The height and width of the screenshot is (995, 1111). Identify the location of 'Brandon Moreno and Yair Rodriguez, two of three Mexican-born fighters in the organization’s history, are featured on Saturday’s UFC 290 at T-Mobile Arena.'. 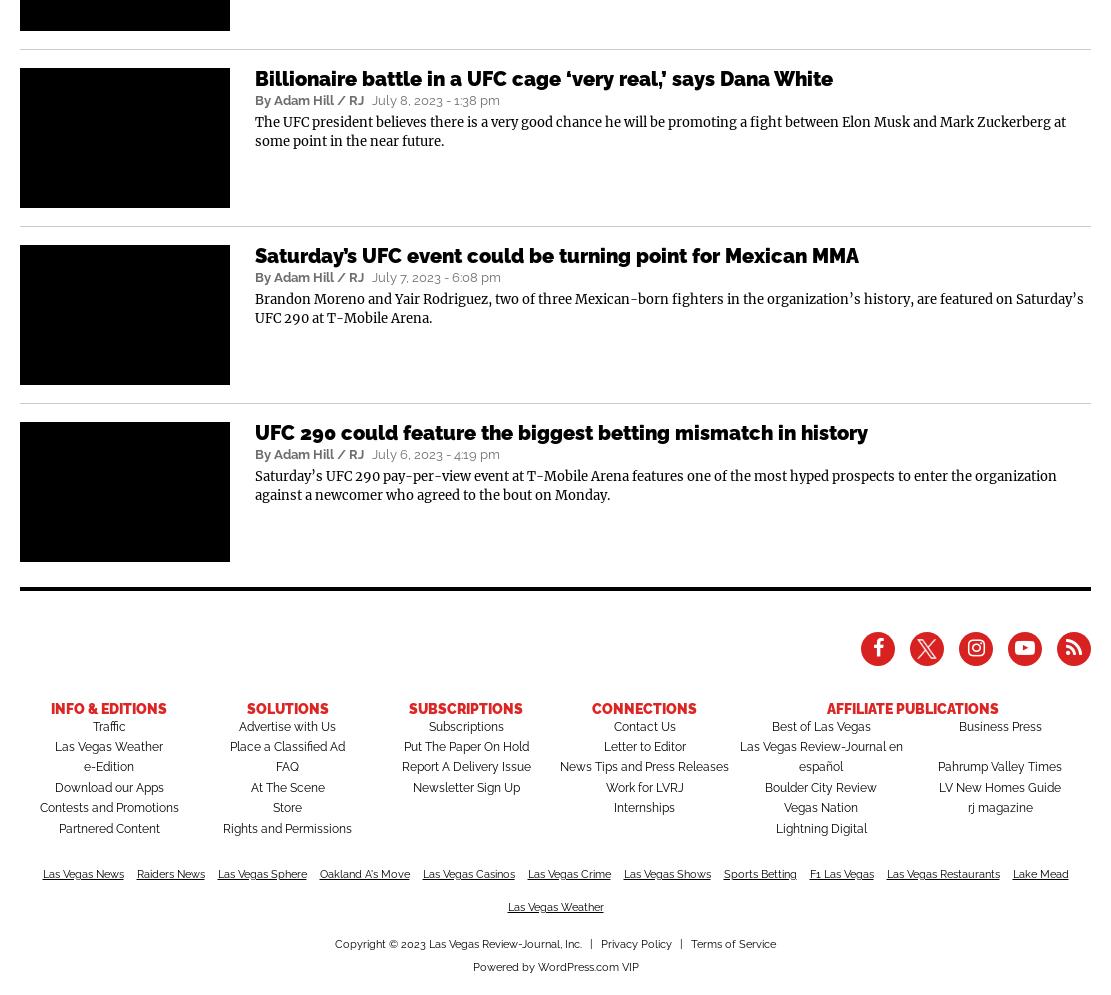
(669, 308).